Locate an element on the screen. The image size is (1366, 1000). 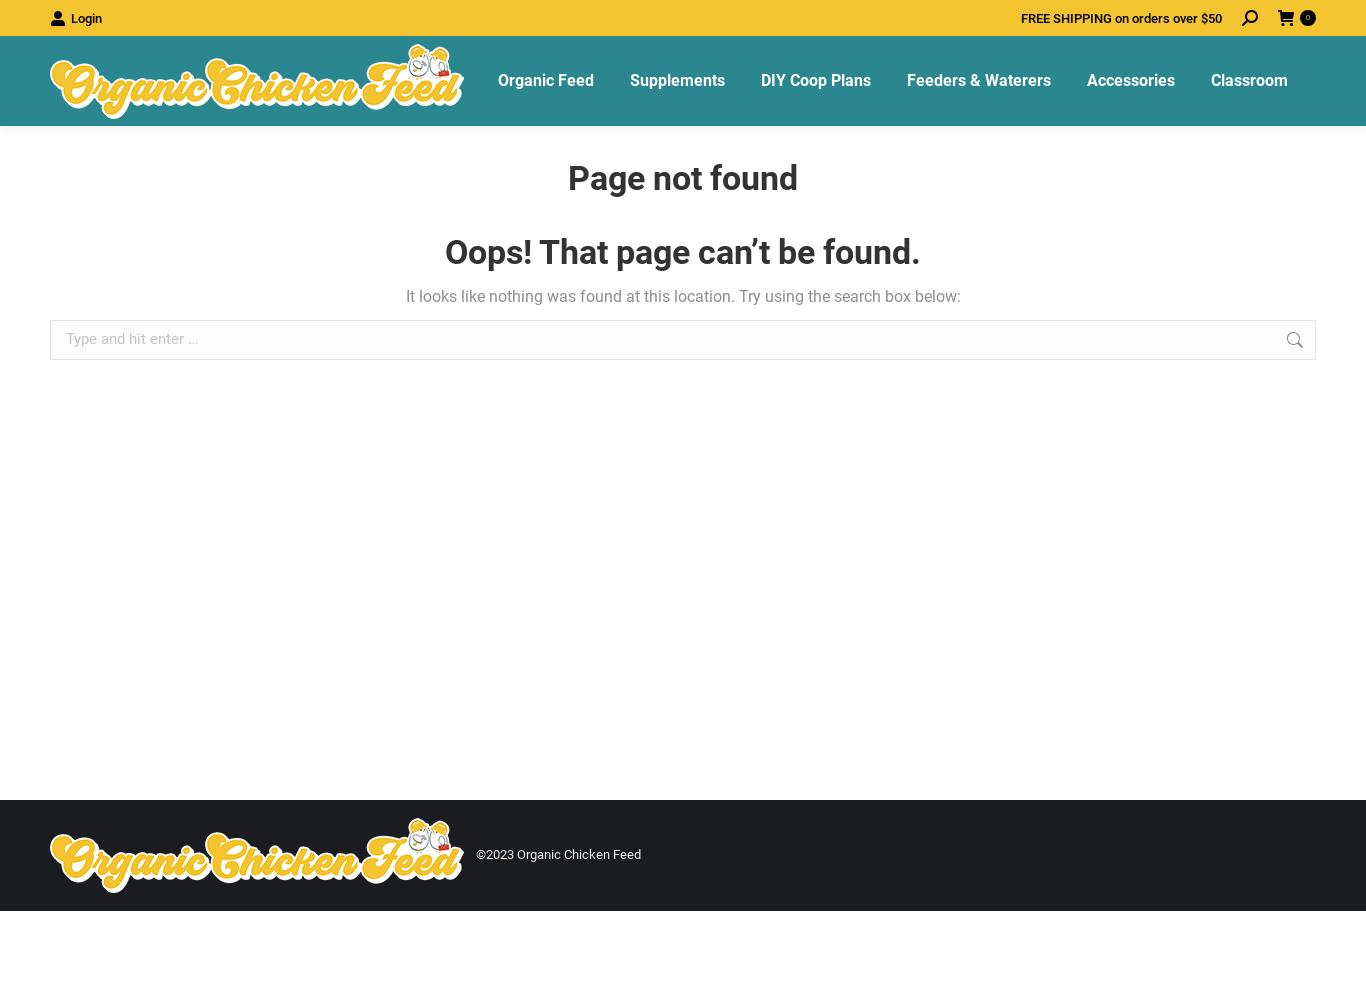
'Chicken Toys' is located at coordinates (1124, 153).